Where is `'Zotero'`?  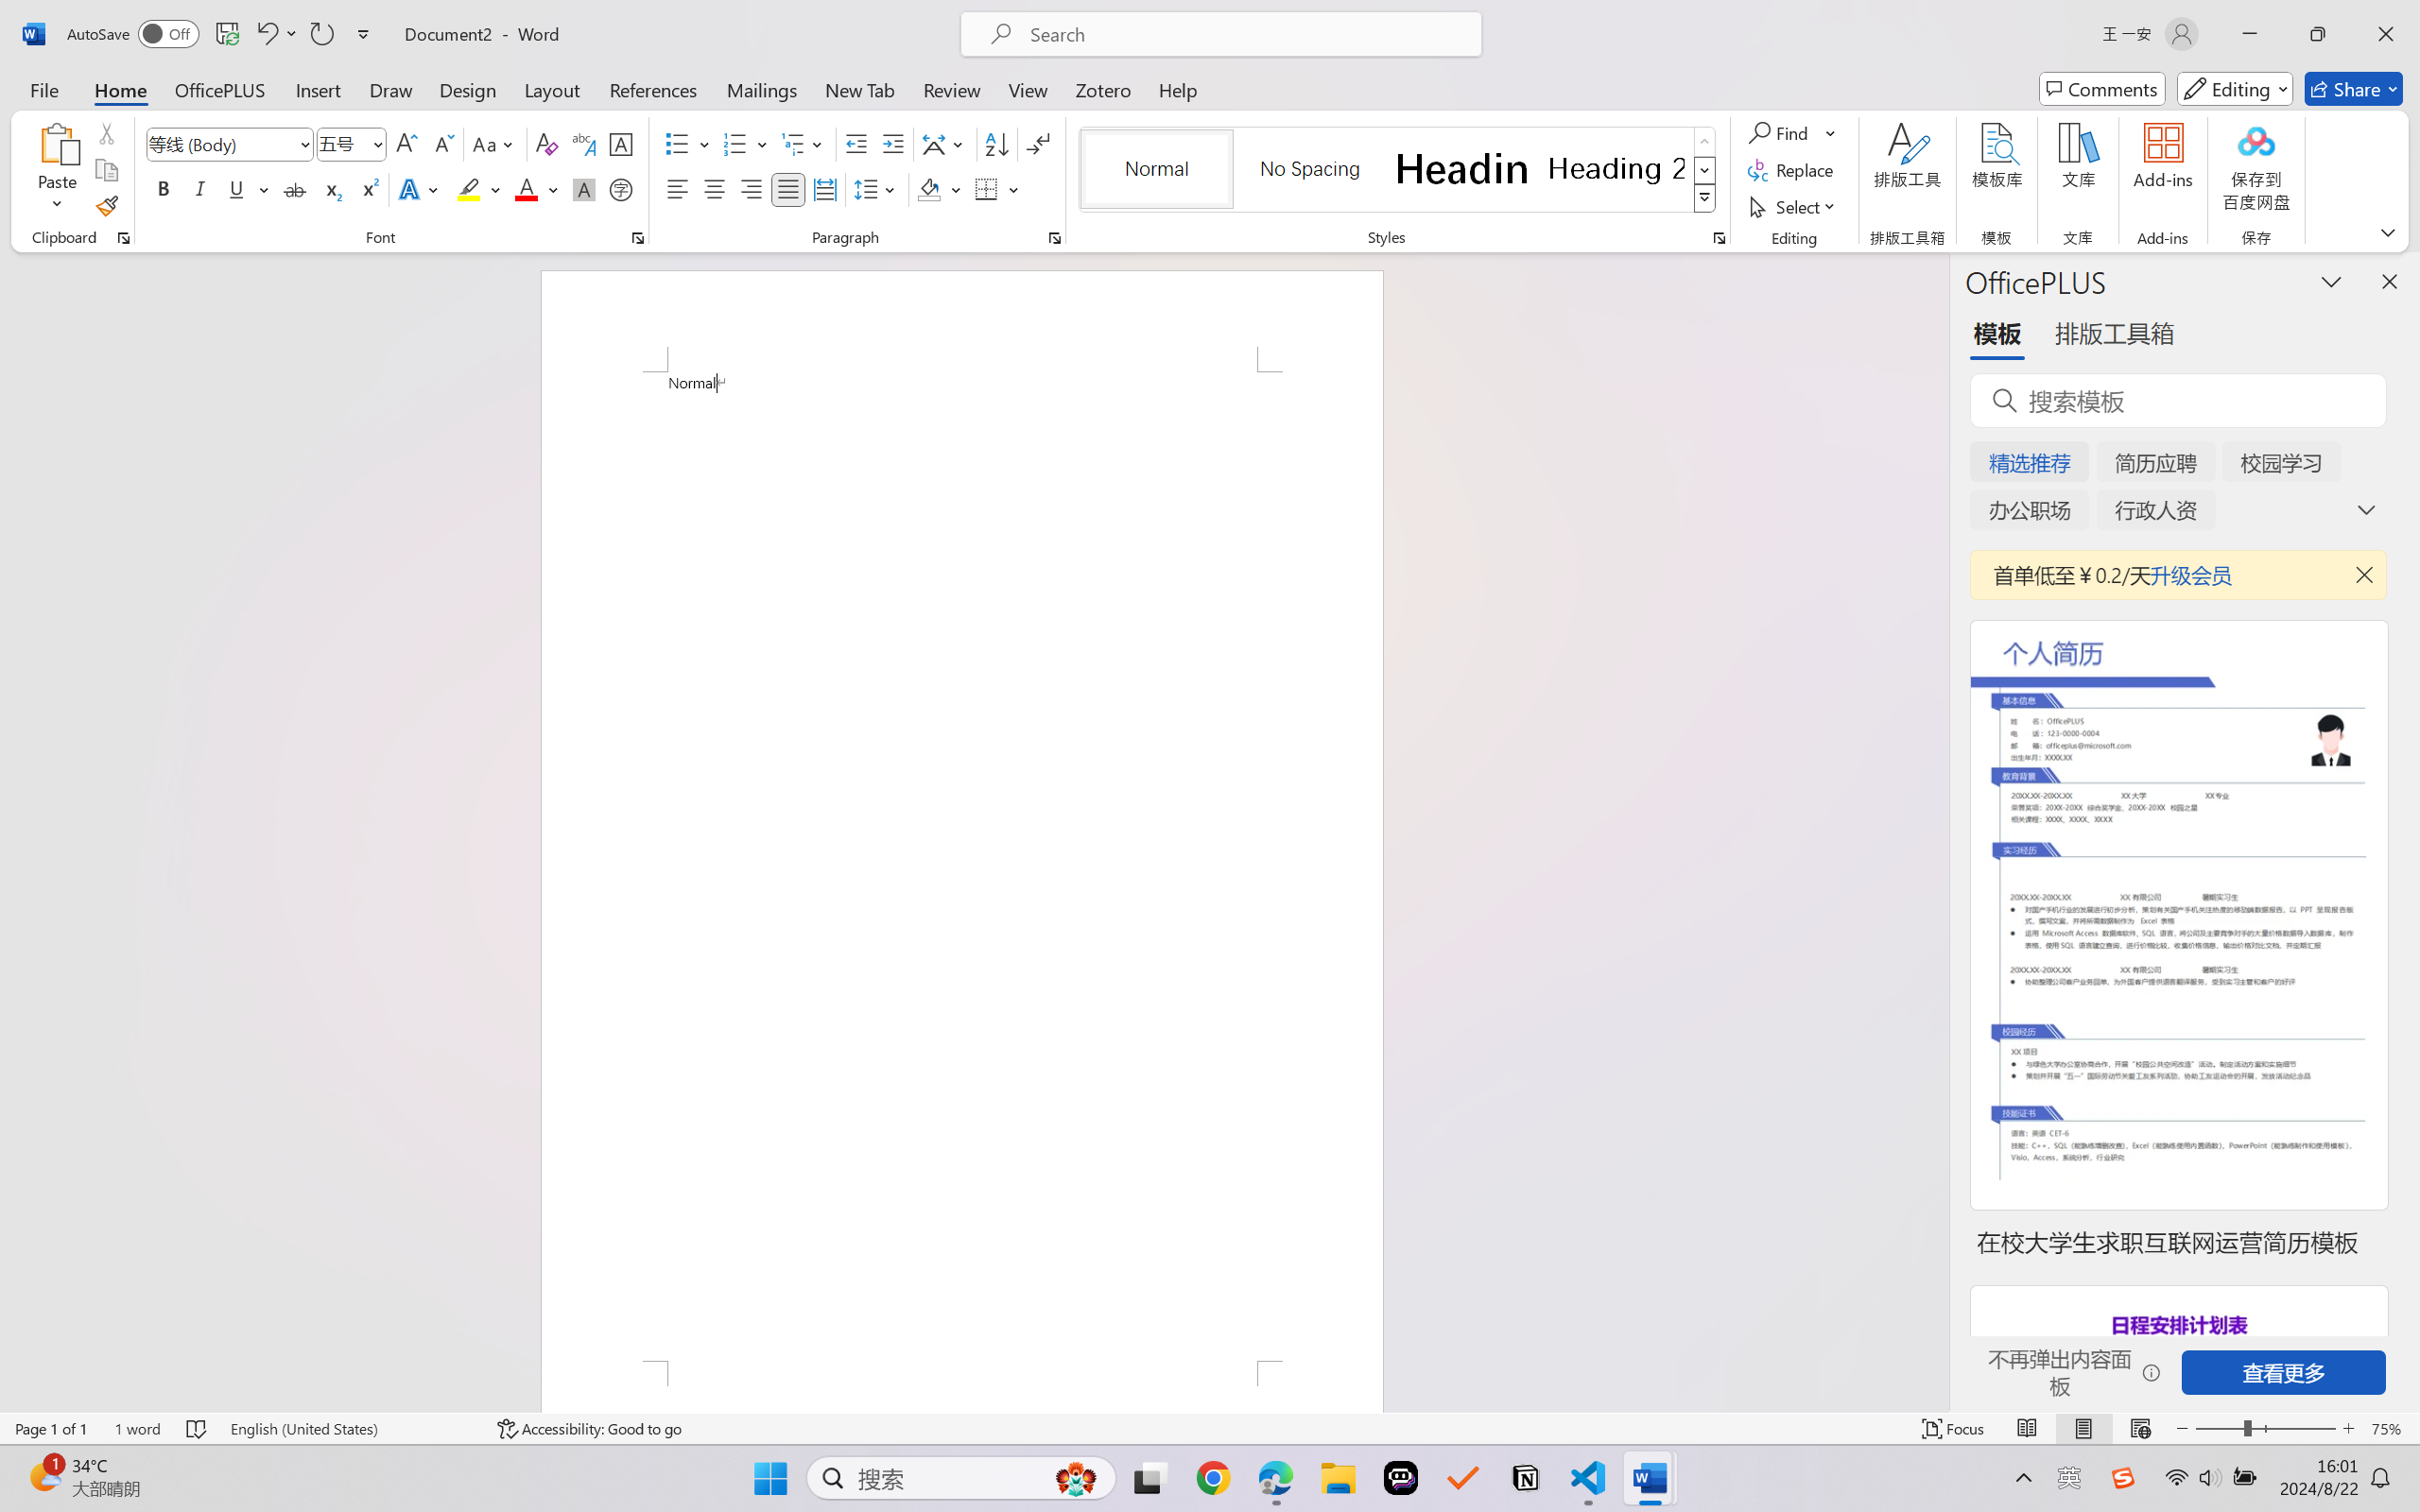
'Zotero' is located at coordinates (1102, 88).